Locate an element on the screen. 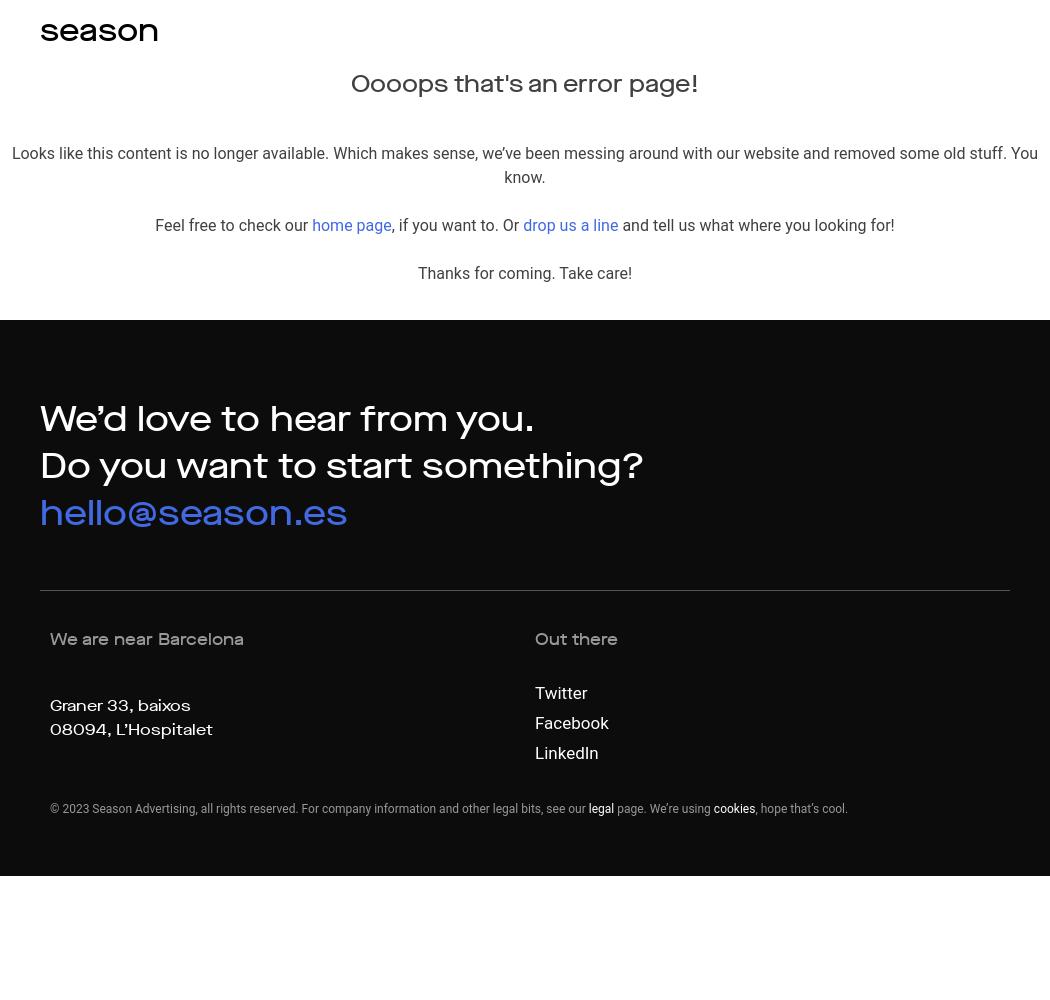 The image size is (1050, 1000). 'and tell us what where you looking for!' is located at coordinates (618, 224).